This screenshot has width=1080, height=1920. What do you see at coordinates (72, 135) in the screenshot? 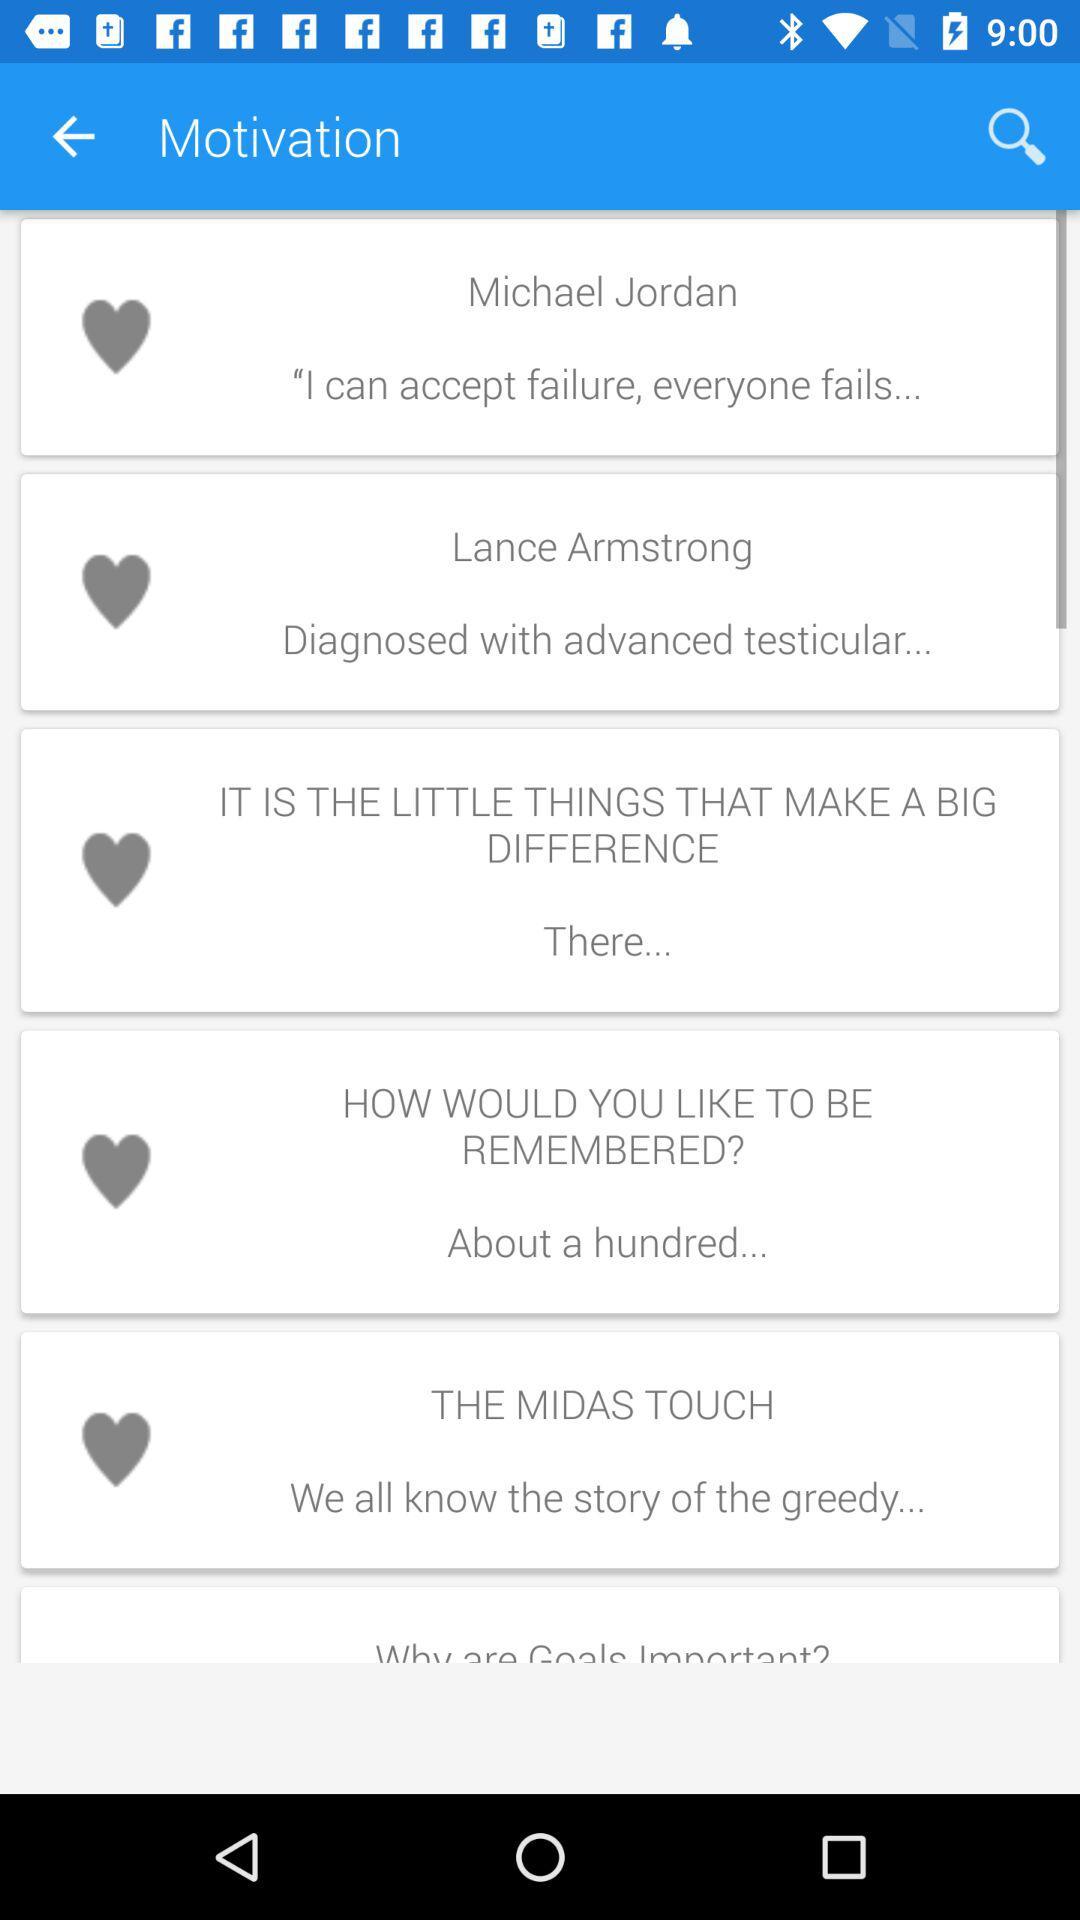
I see `app to the left of the motivation icon` at bounding box center [72, 135].